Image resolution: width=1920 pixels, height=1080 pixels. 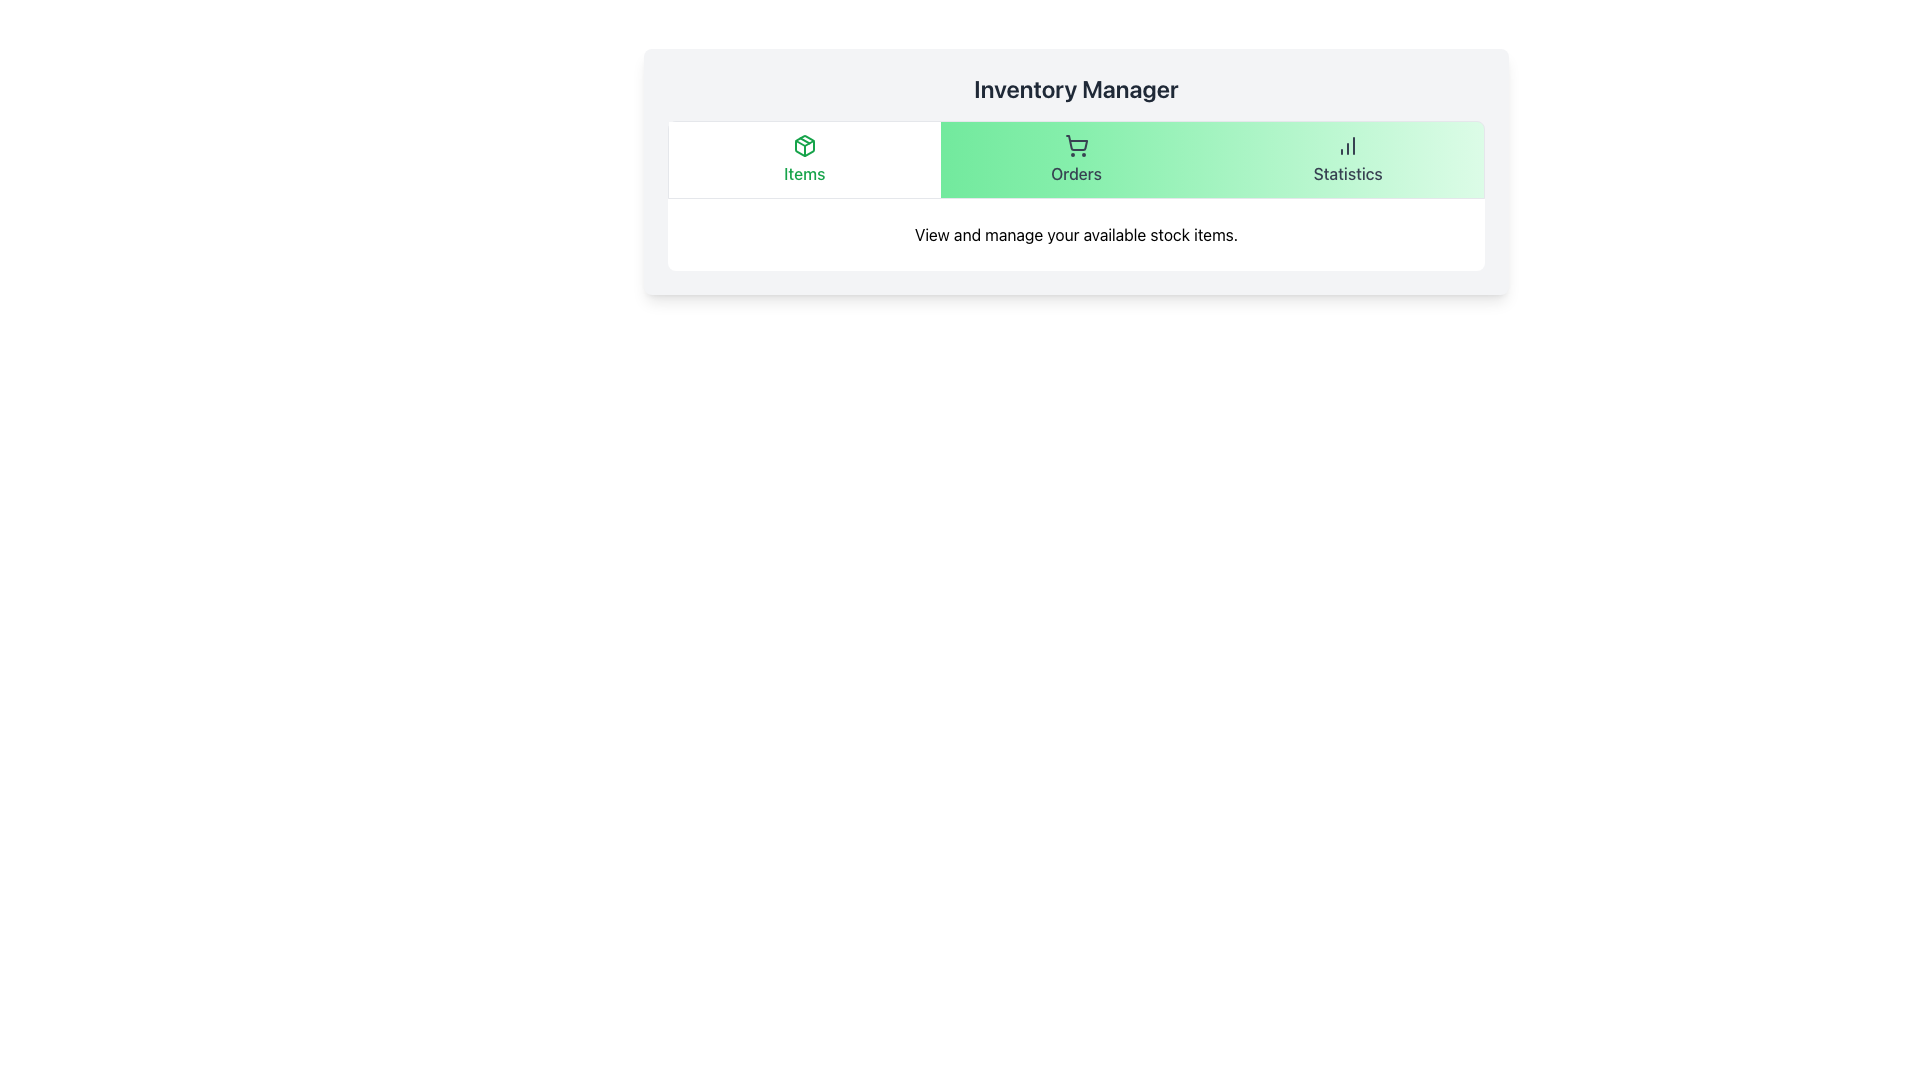 I want to click on the 'Items' button, which features a cubic box icon and green text, so click(x=804, y=158).